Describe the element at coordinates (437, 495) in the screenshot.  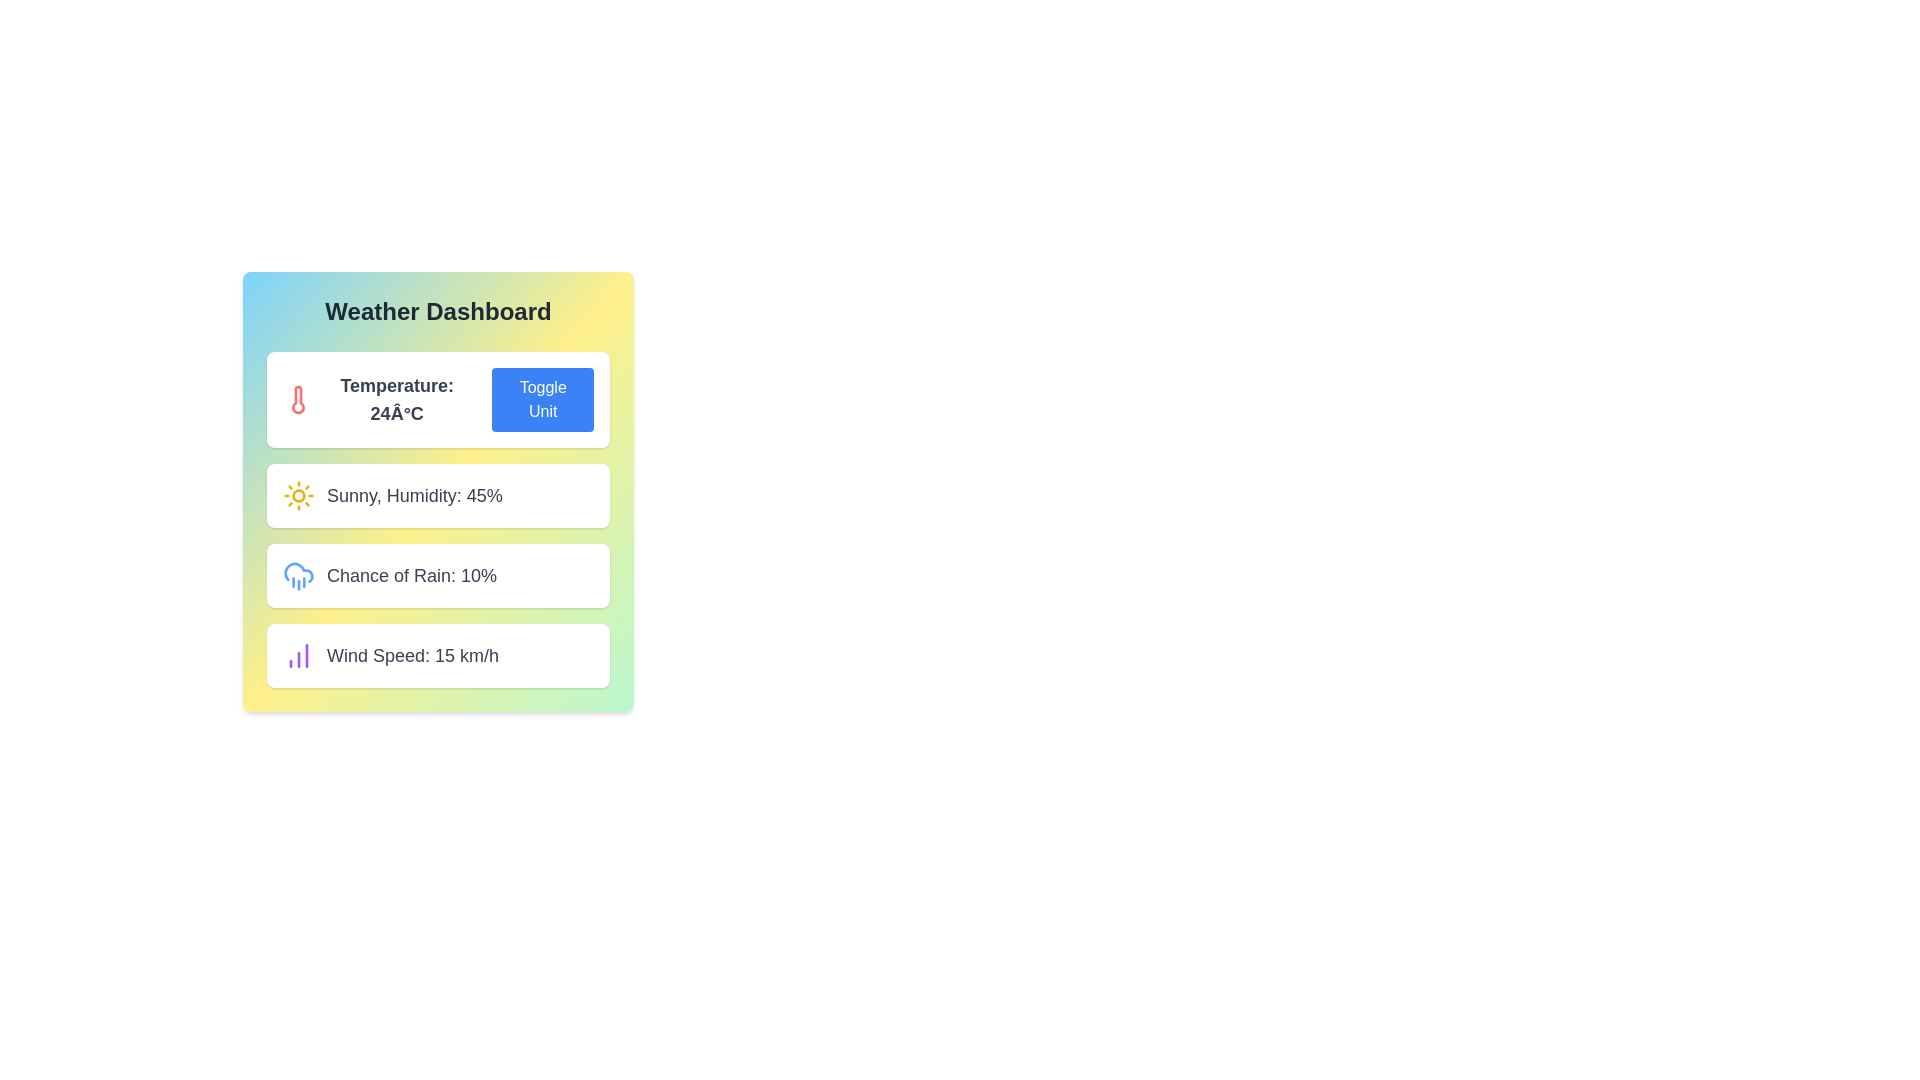
I see `the information display section that shows the current sunny weather conditions and humidity level, which is the second item listed under the weather statistics section` at that location.